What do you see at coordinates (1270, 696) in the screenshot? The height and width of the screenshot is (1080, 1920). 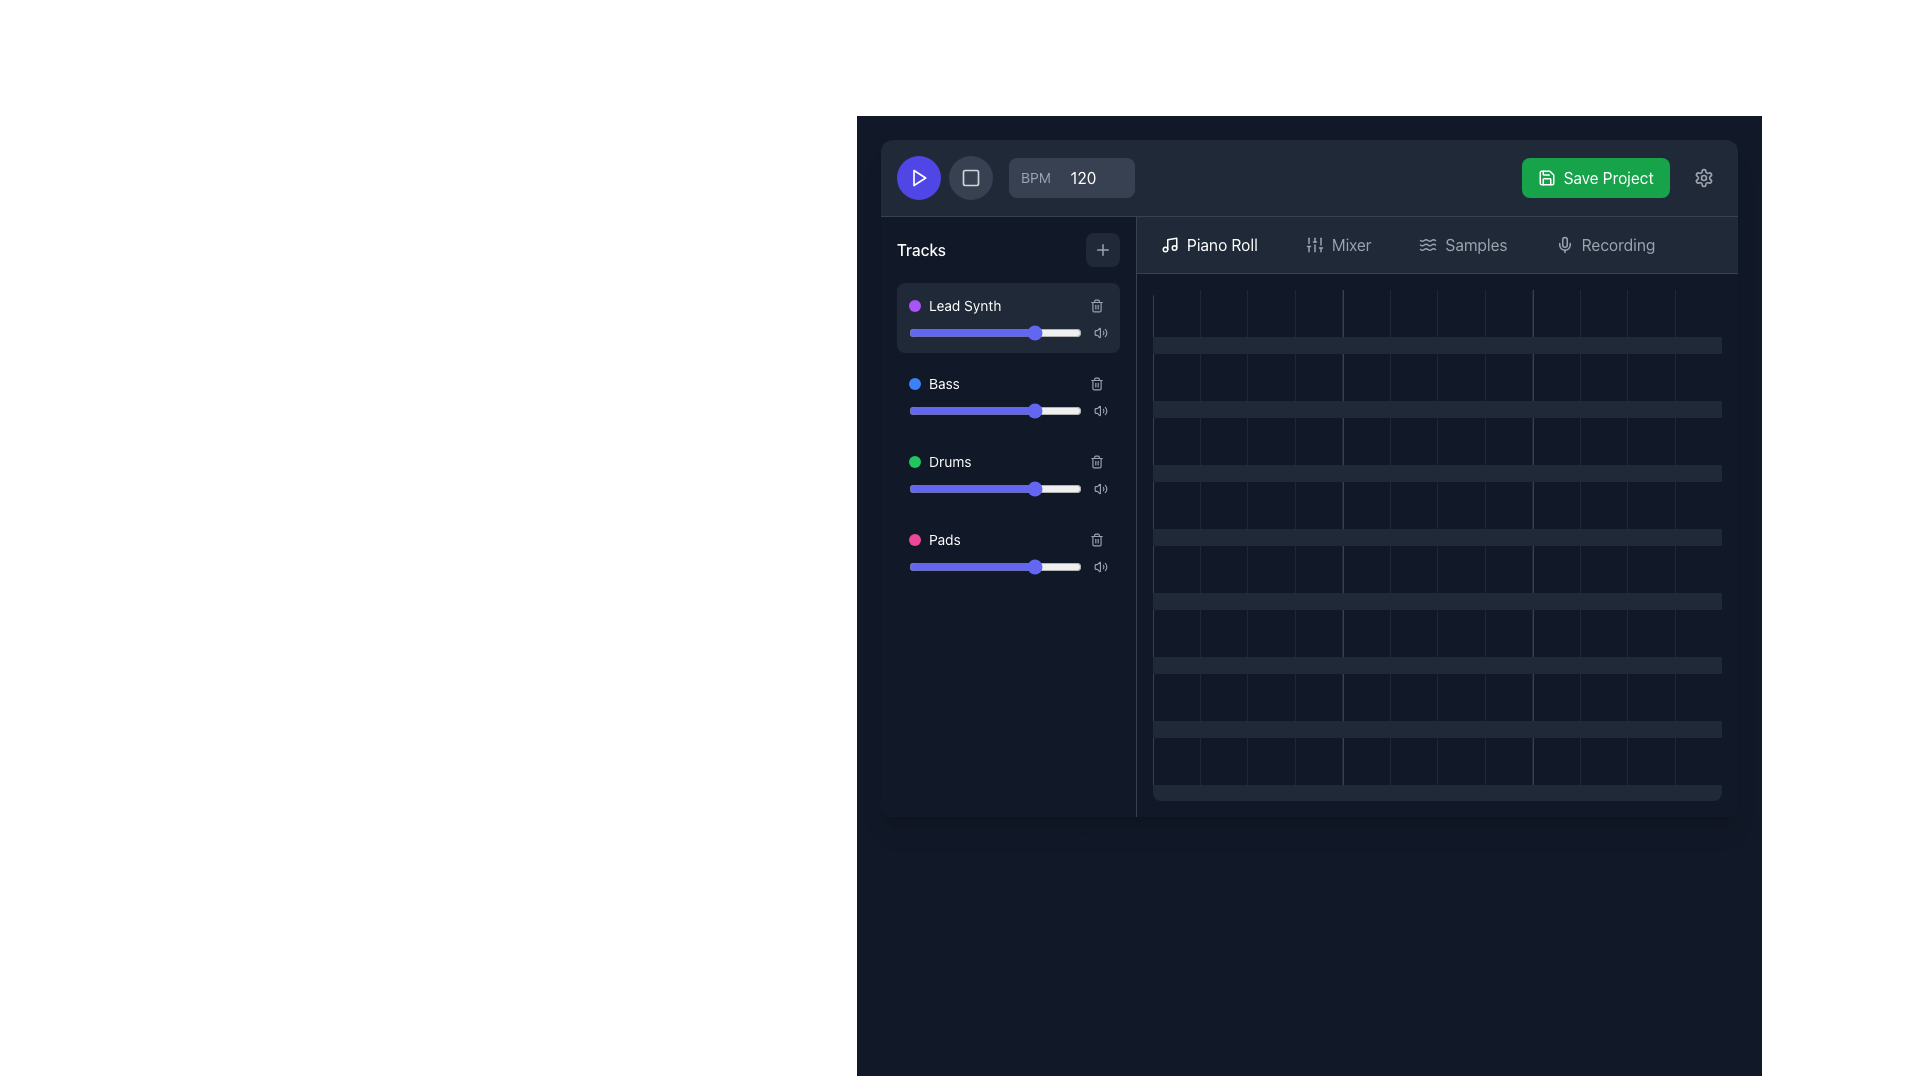 I see `the Square interactive placeholder or button located in the grid layout at the right-hand side of the interface, specifically in the seventh row and third column` at bounding box center [1270, 696].